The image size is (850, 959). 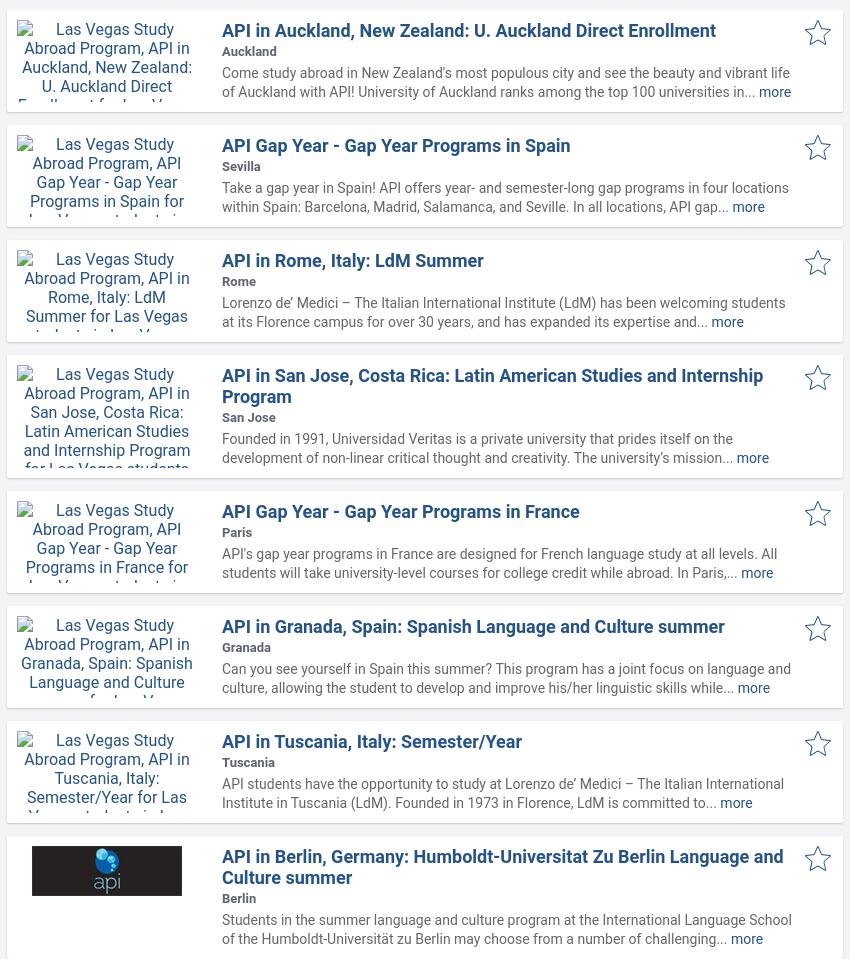 What do you see at coordinates (492, 385) in the screenshot?
I see `'API in San Jose, Costa Rica: Latin American Studies and Internship Program'` at bounding box center [492, 385].